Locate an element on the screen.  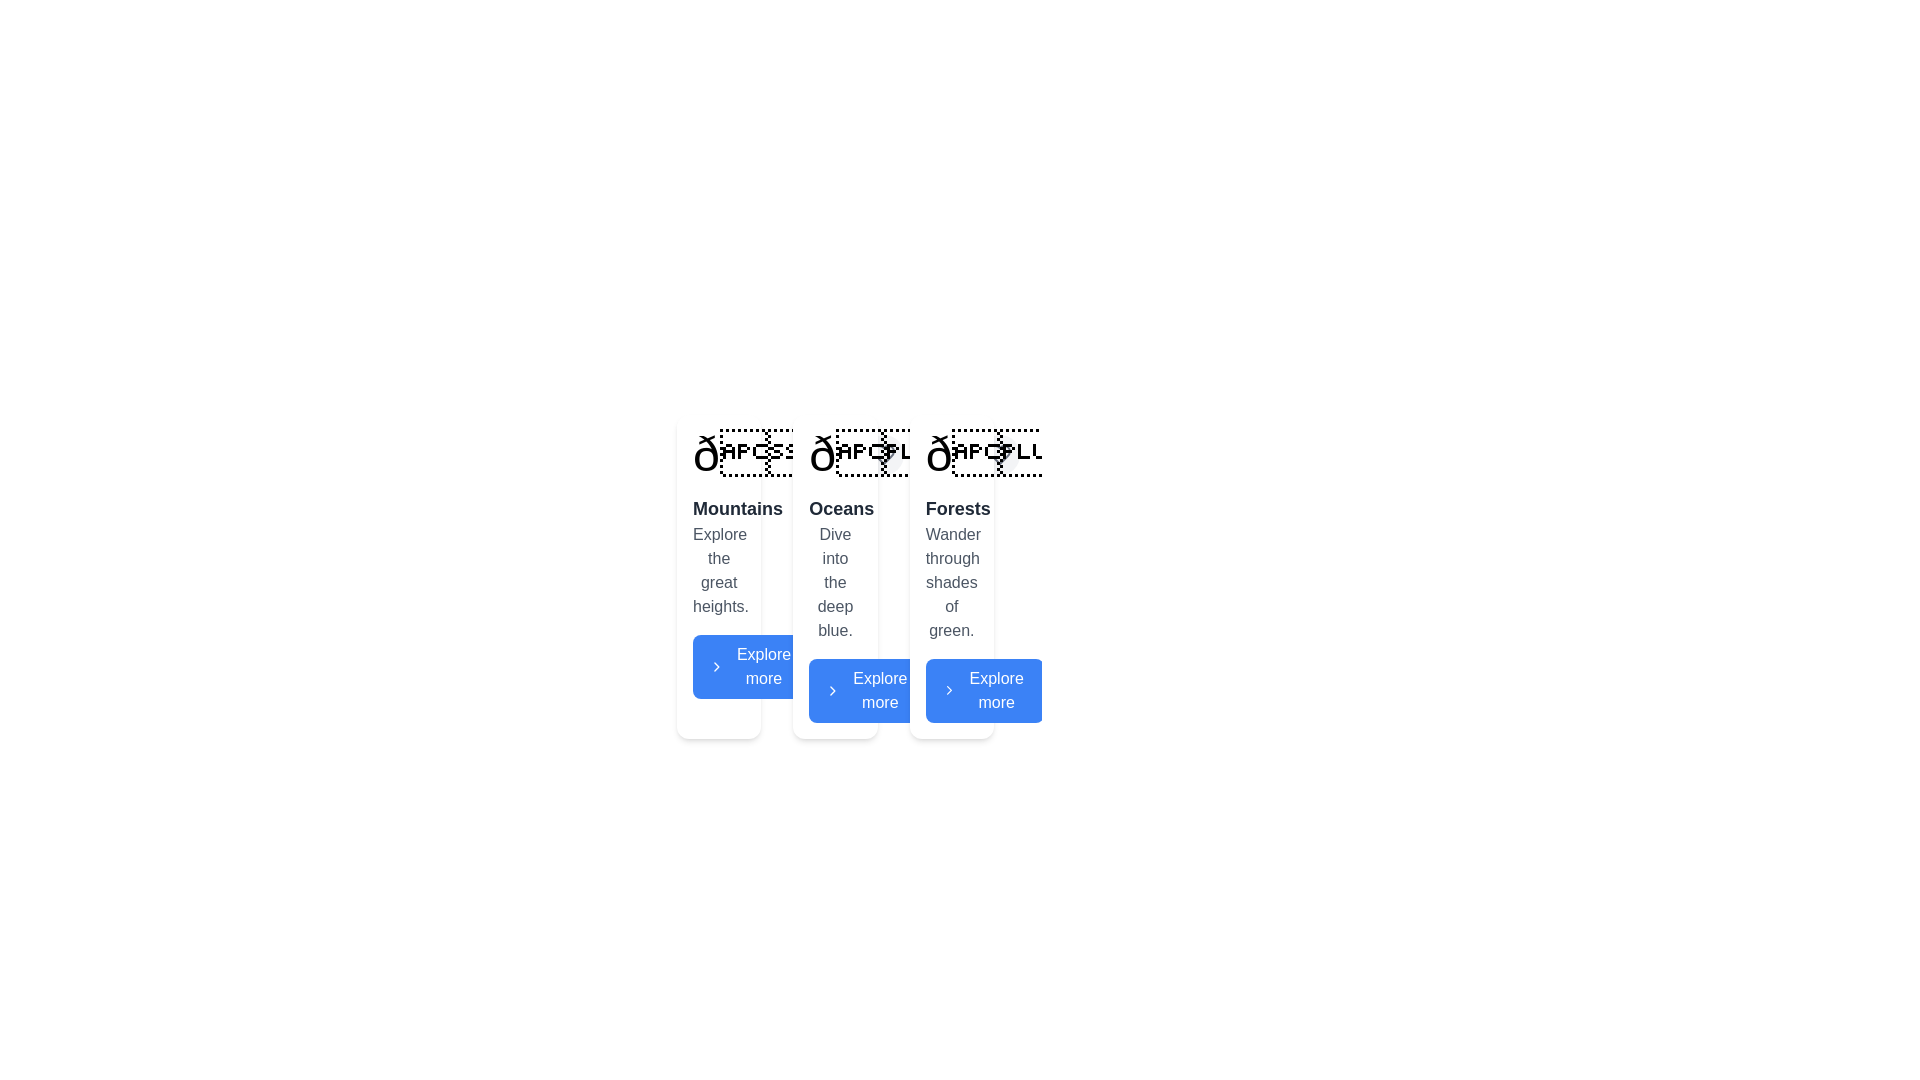
the rightwards chevron icon within the blue 'Explore more' button, which is the leftmost of three buttons at the bottom of the cards is located at coordinates (716, 667).